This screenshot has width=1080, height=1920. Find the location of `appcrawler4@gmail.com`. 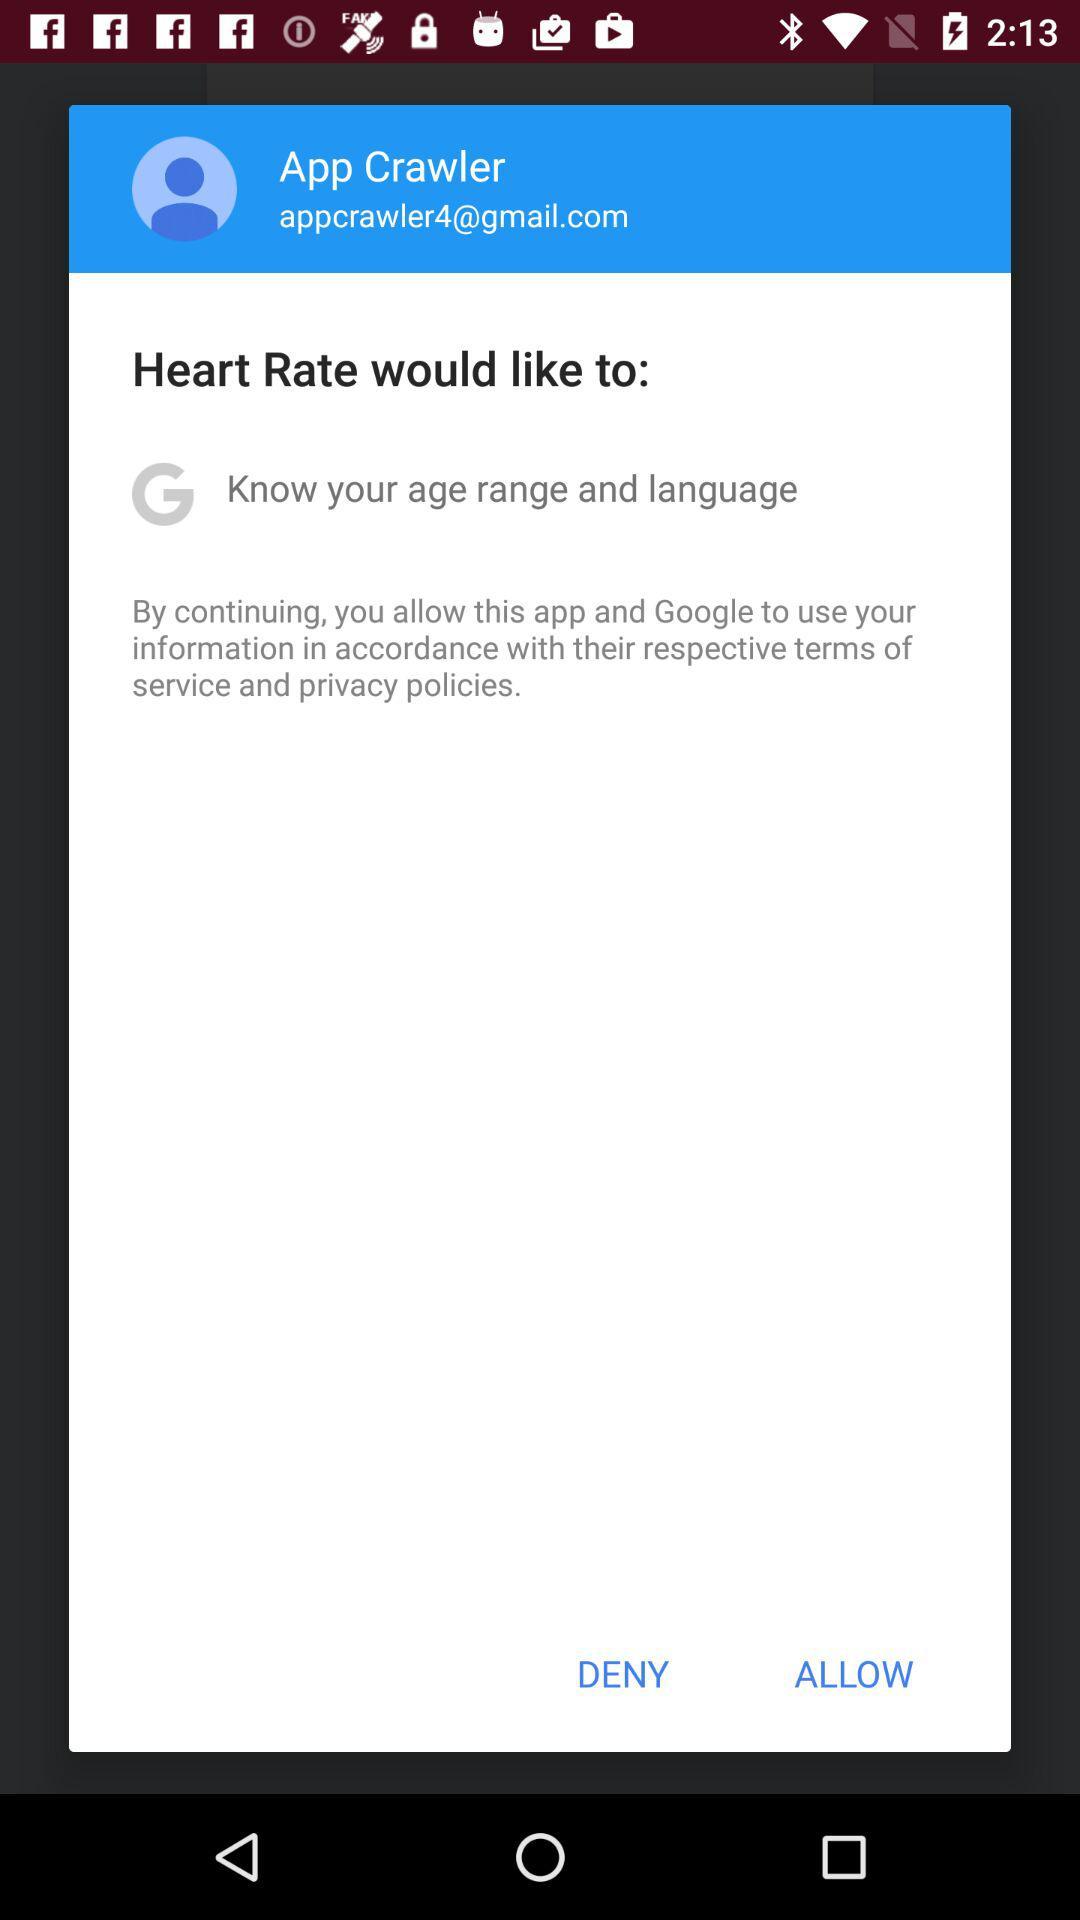

appcrawler4@gmail.com is located at coordinates (454, 214).